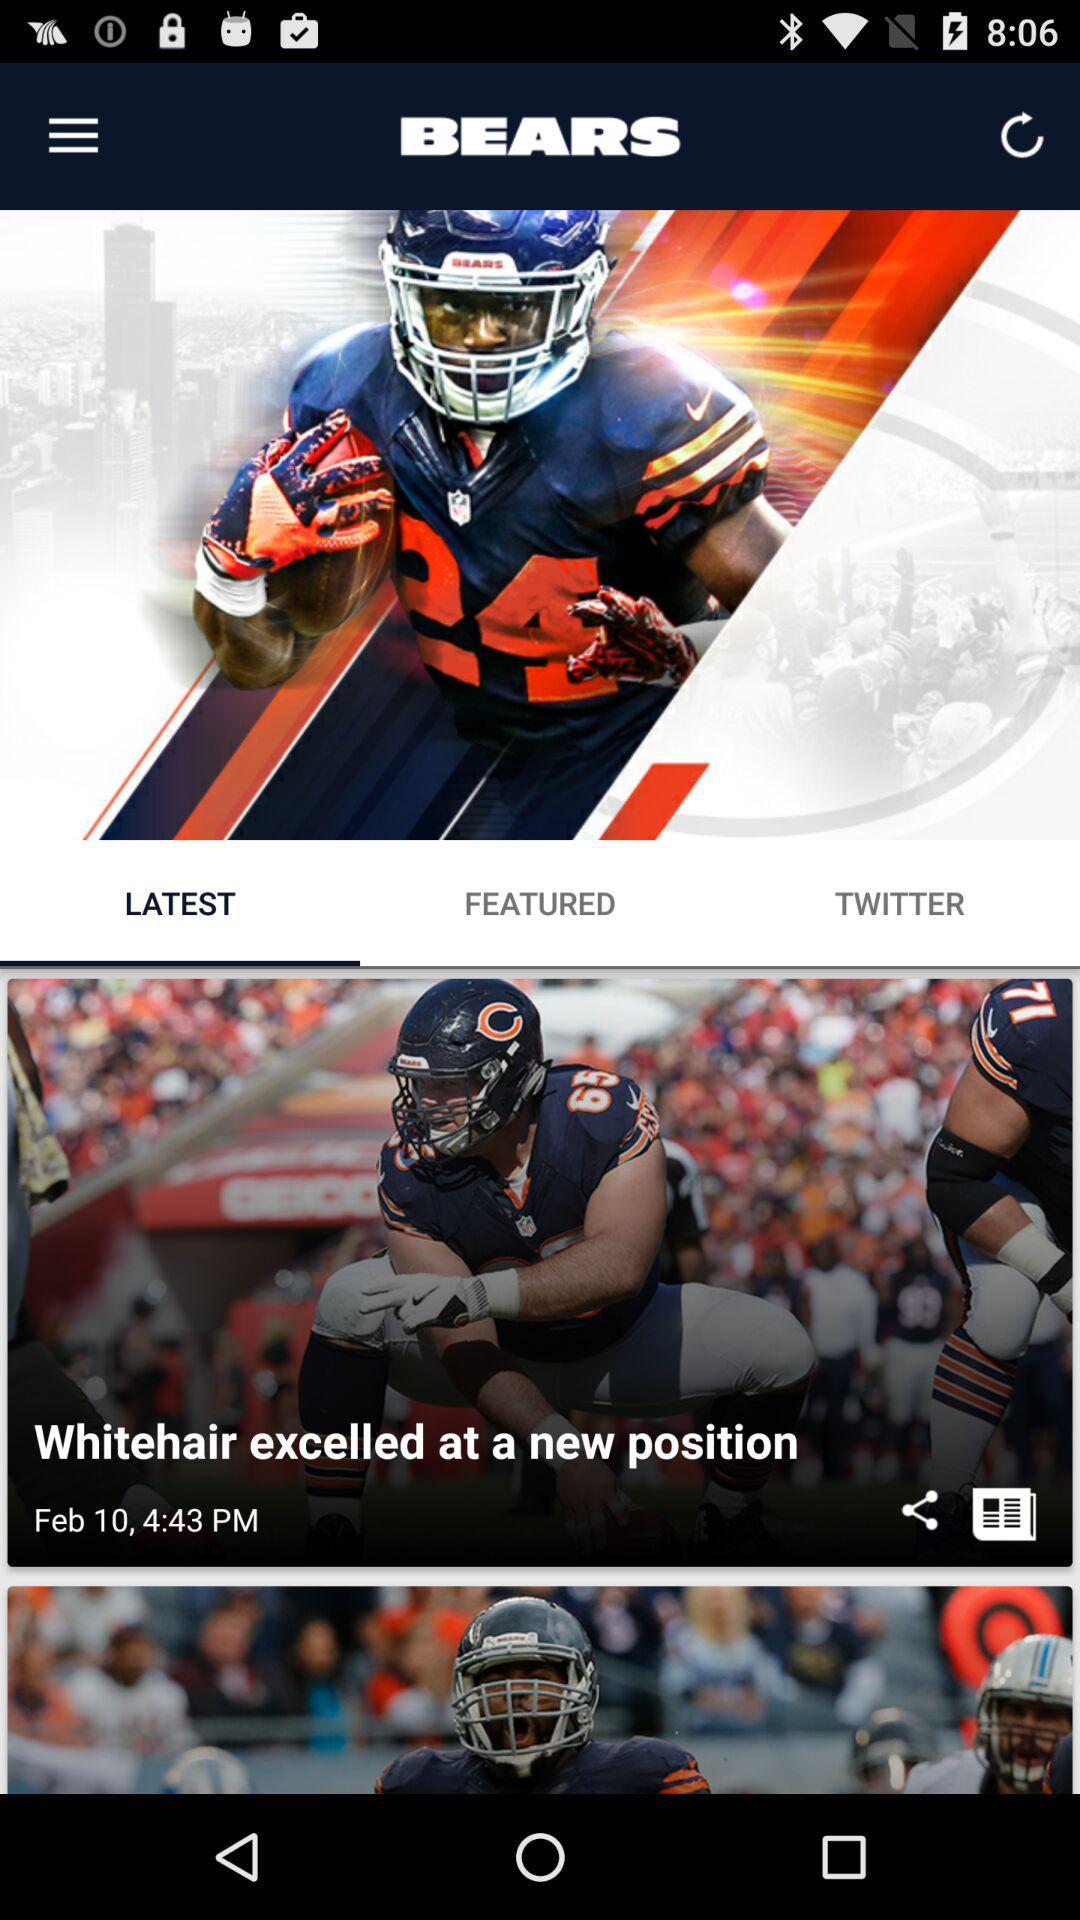  Describe the element at coordinates (72, 135) in the screenshot. I see `the icon at the top left corner` at that location.